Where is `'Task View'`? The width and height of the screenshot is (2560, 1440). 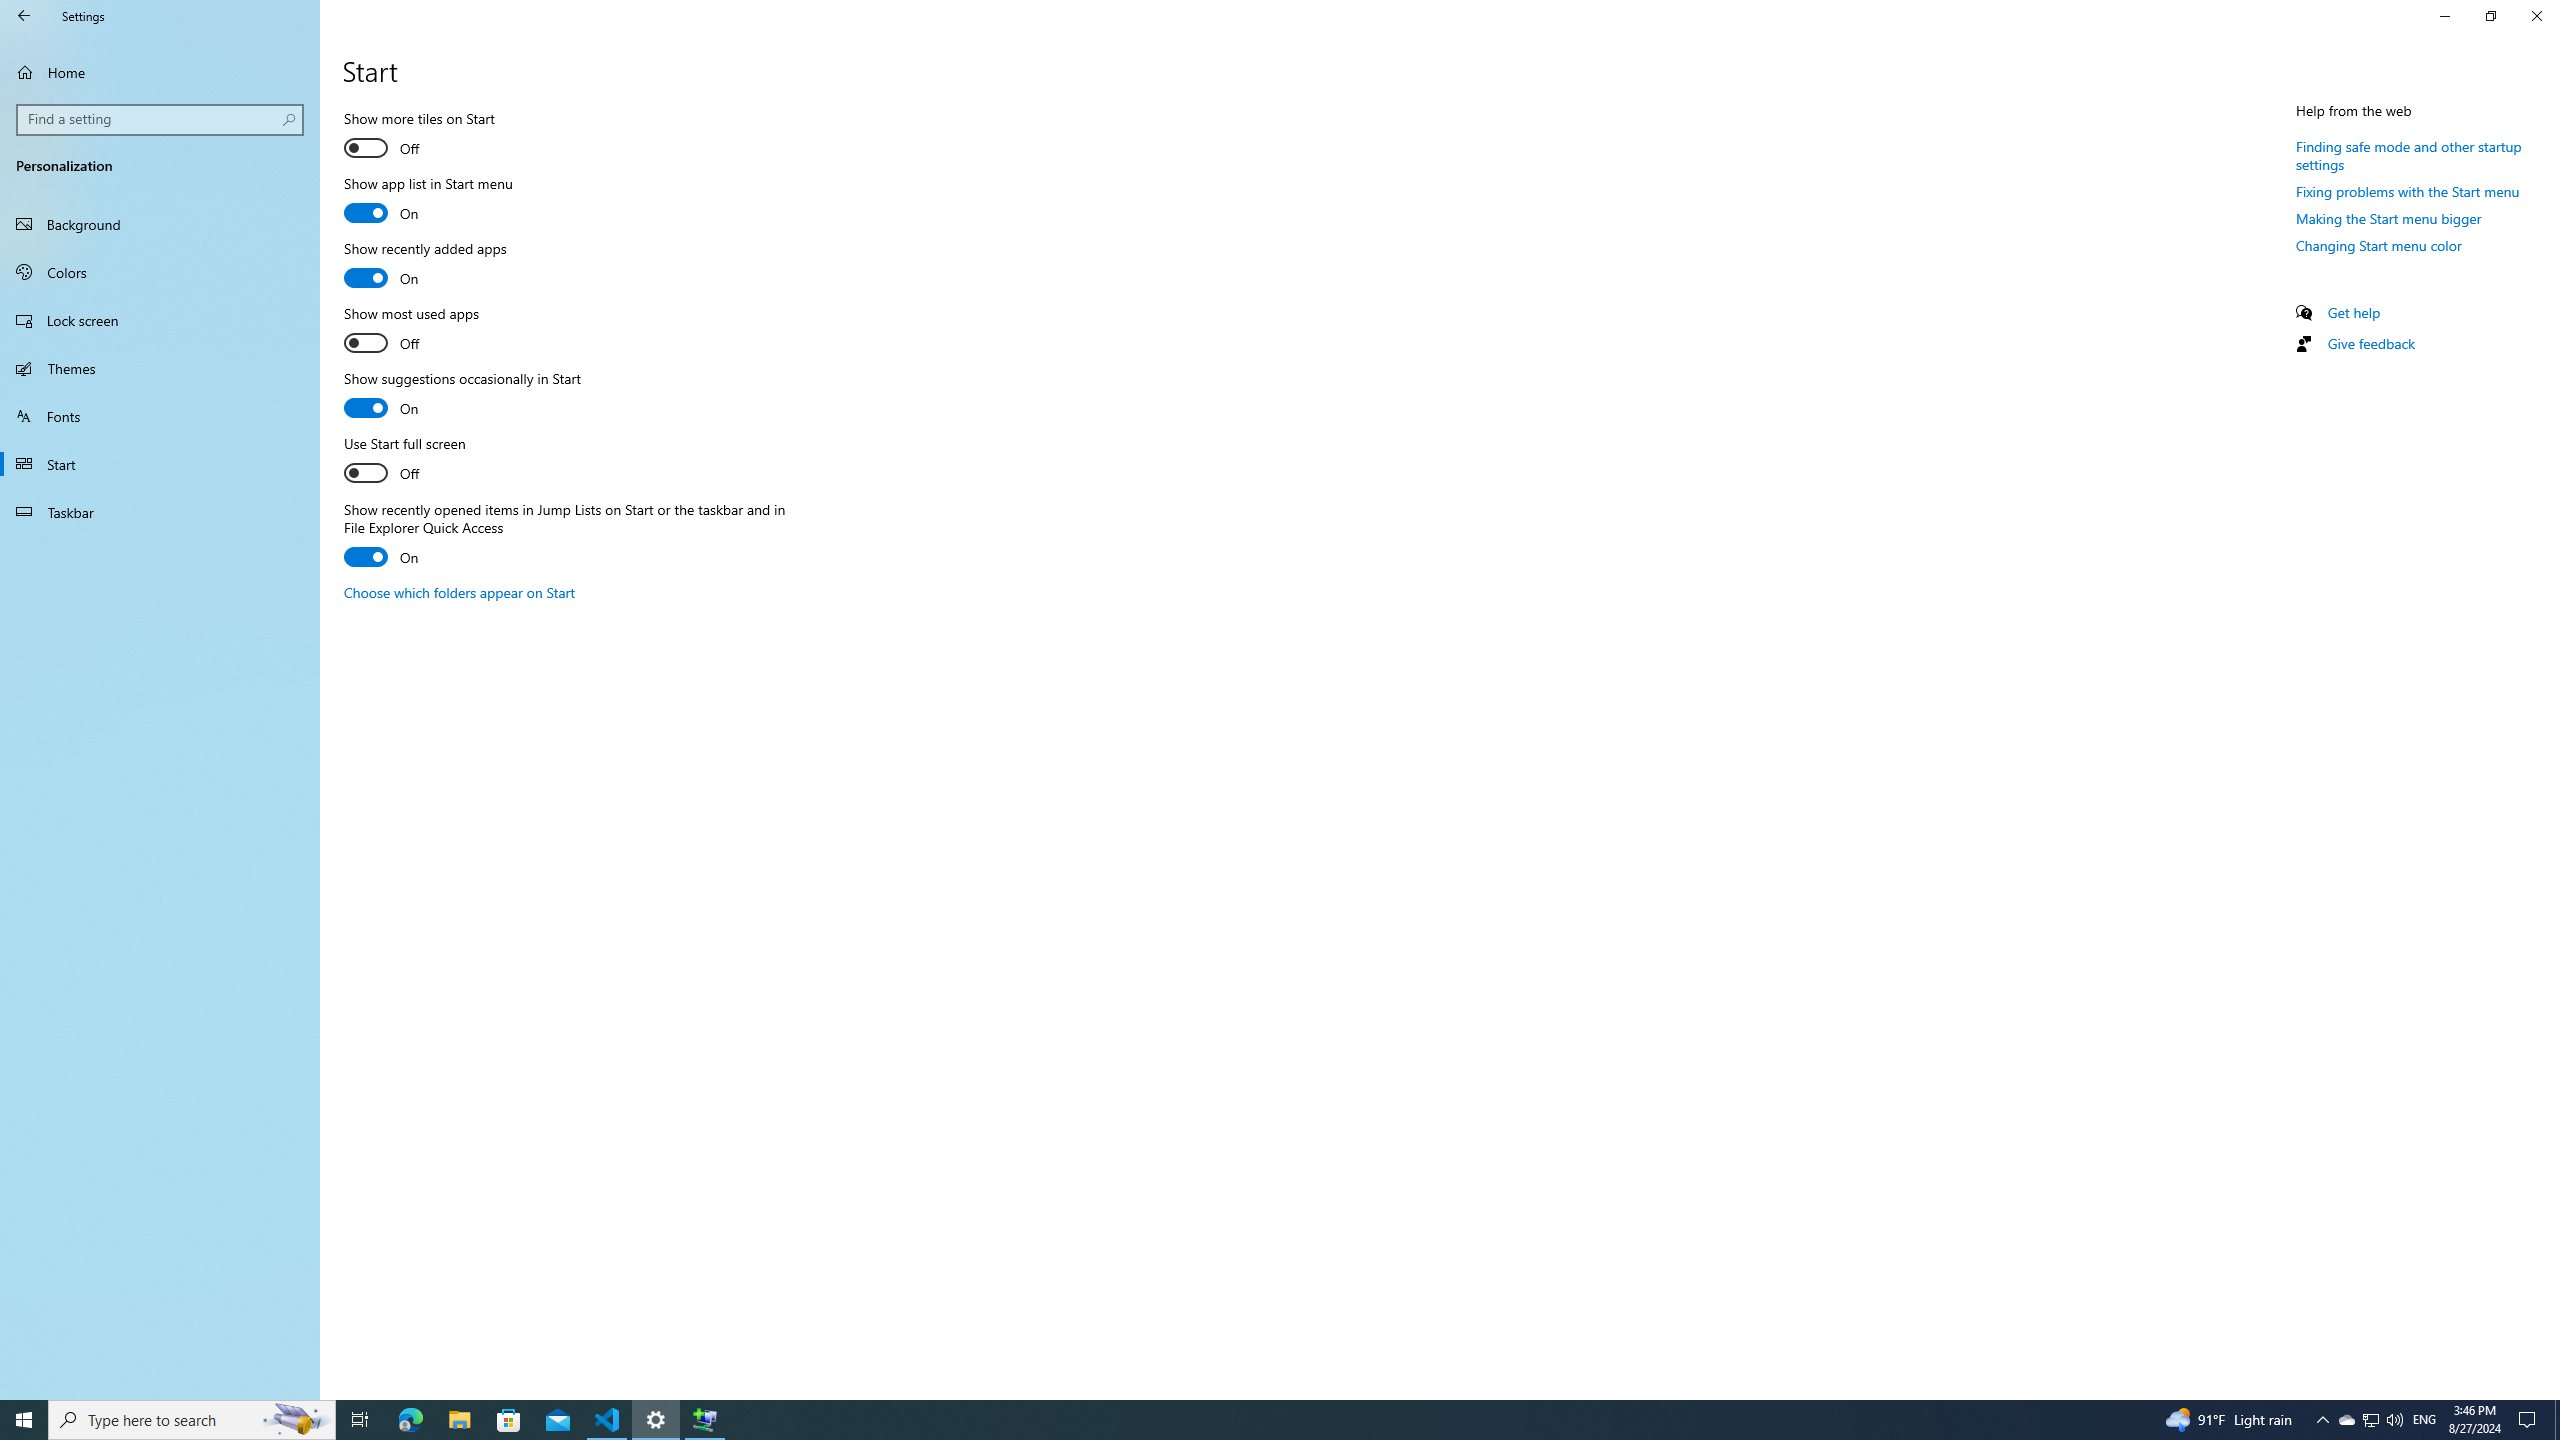 'Task View' is located at coordinates (358, 1418).